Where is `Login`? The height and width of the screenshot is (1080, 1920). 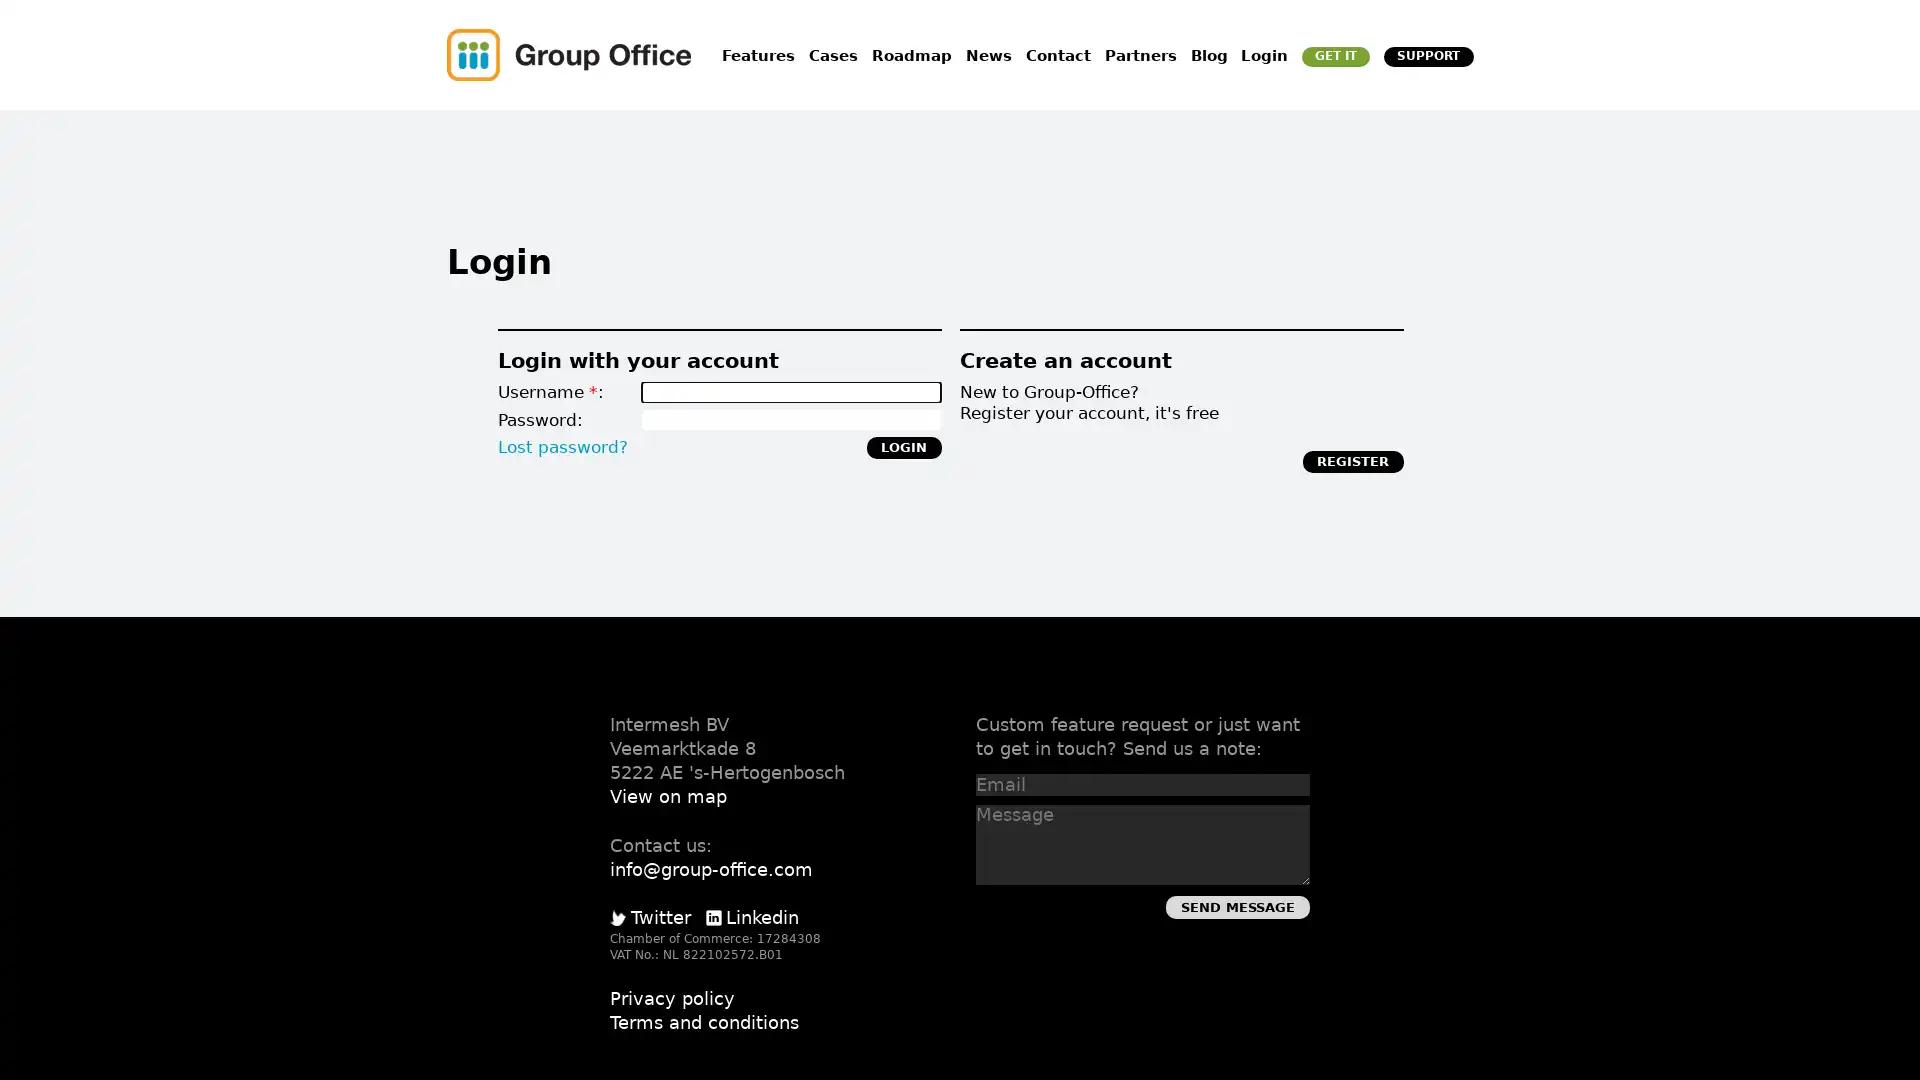 Login is located at coordinates (902, 446).